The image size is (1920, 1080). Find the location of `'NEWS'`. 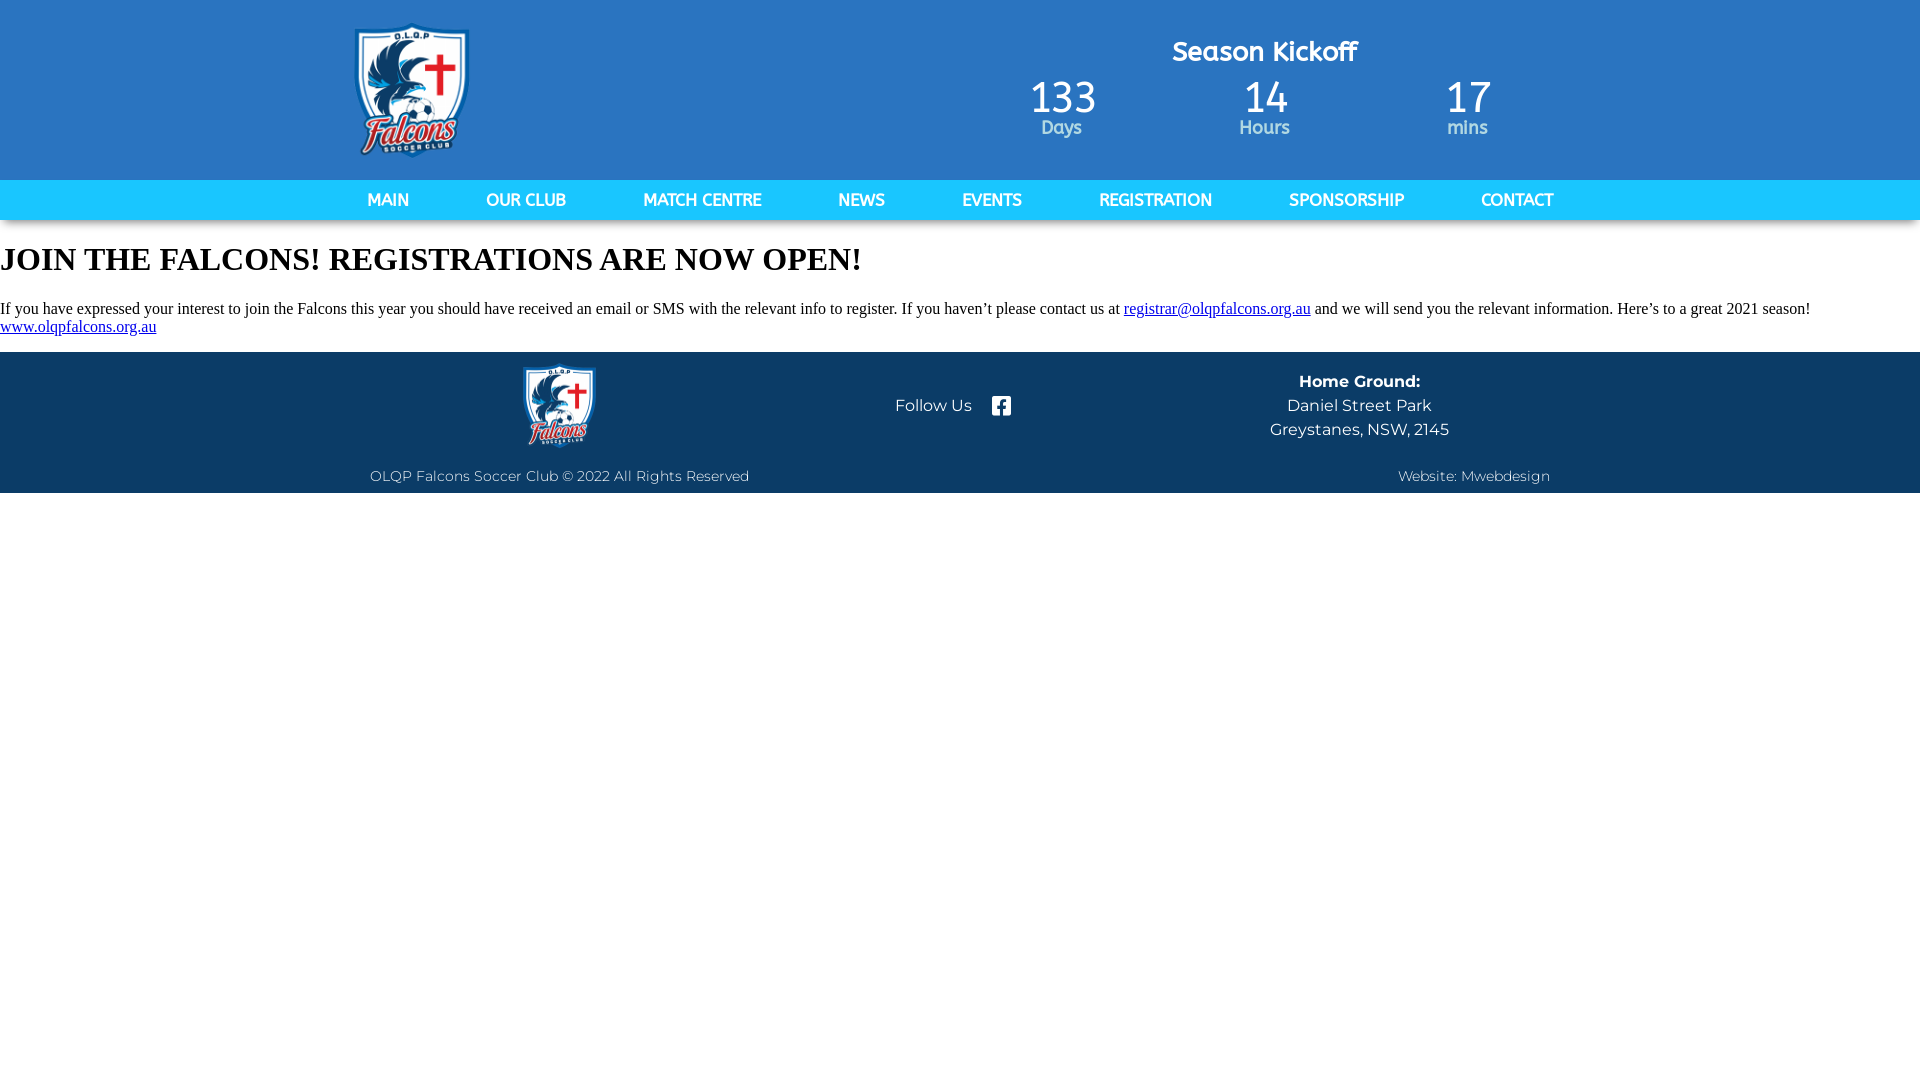

'NEWS' is located at coordinates (861, 200).